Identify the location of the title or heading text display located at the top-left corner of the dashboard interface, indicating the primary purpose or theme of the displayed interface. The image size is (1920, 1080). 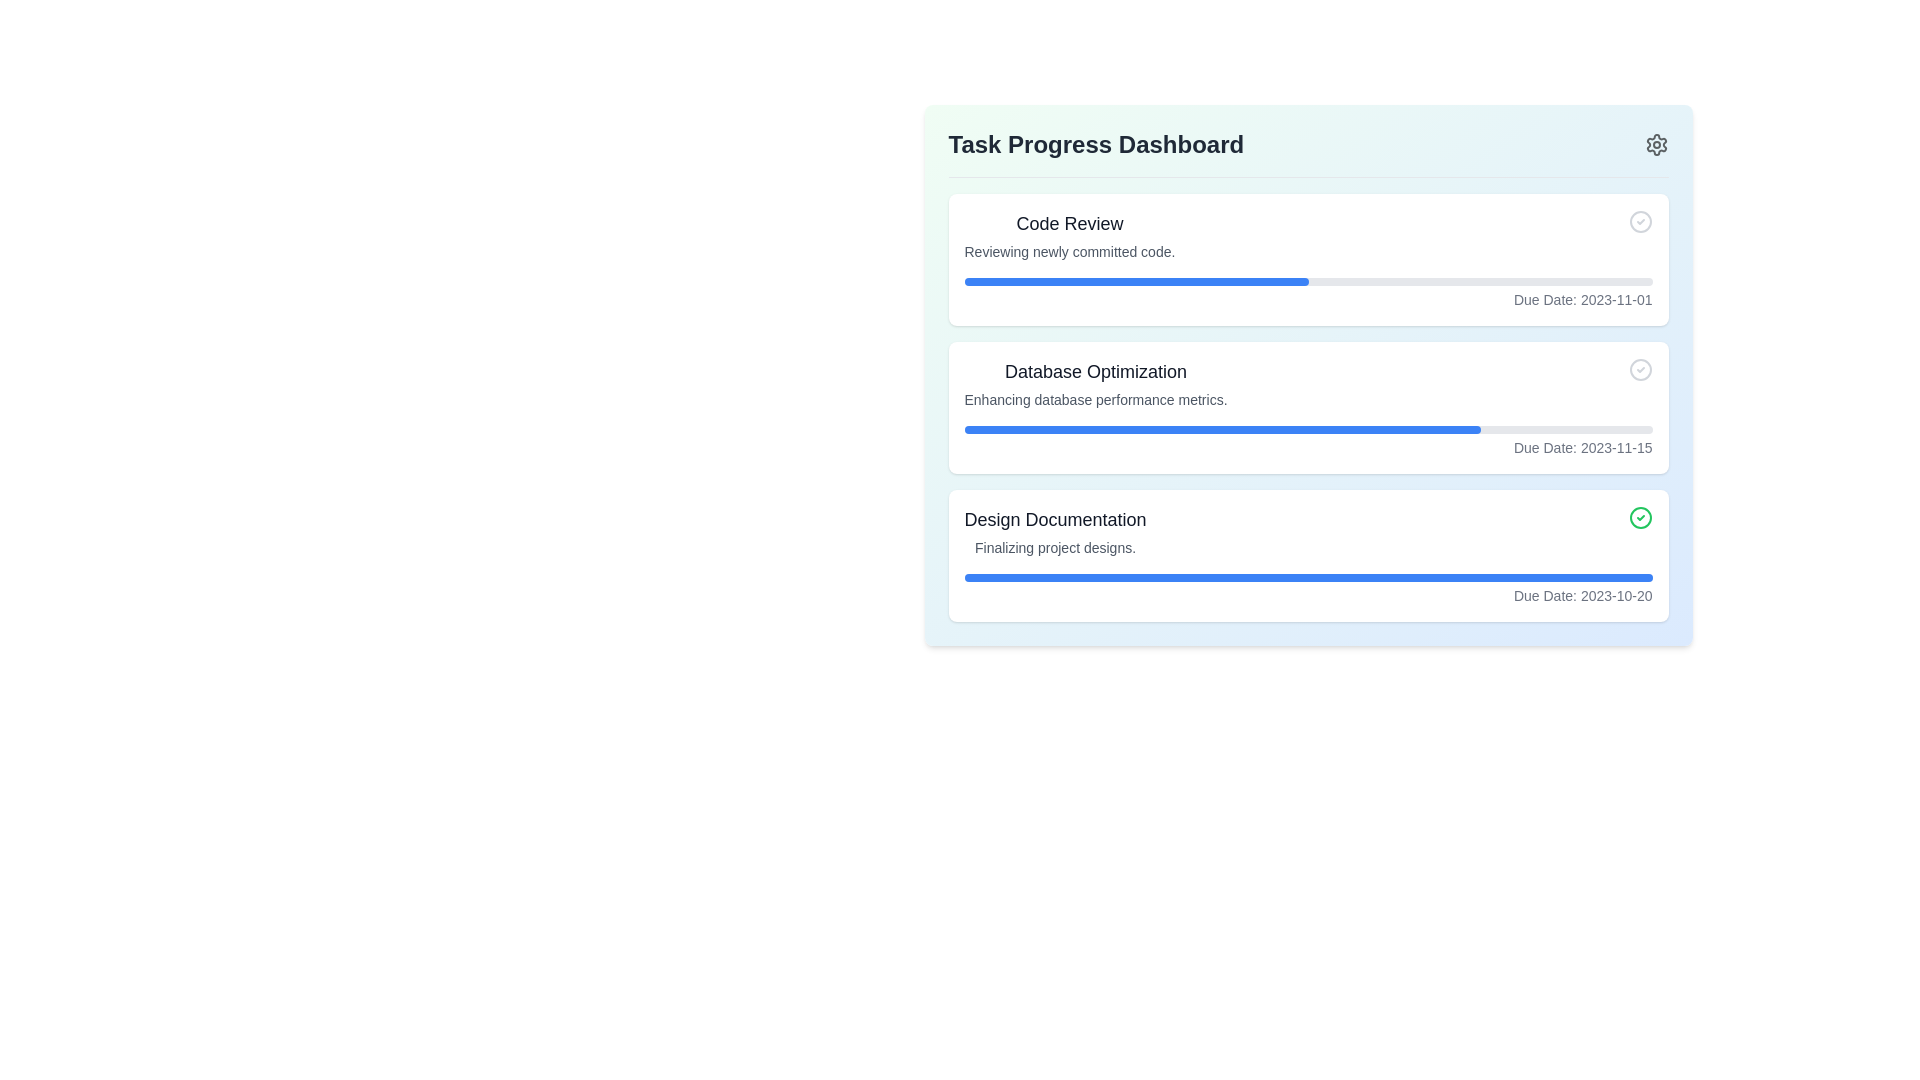
(1095, 144).